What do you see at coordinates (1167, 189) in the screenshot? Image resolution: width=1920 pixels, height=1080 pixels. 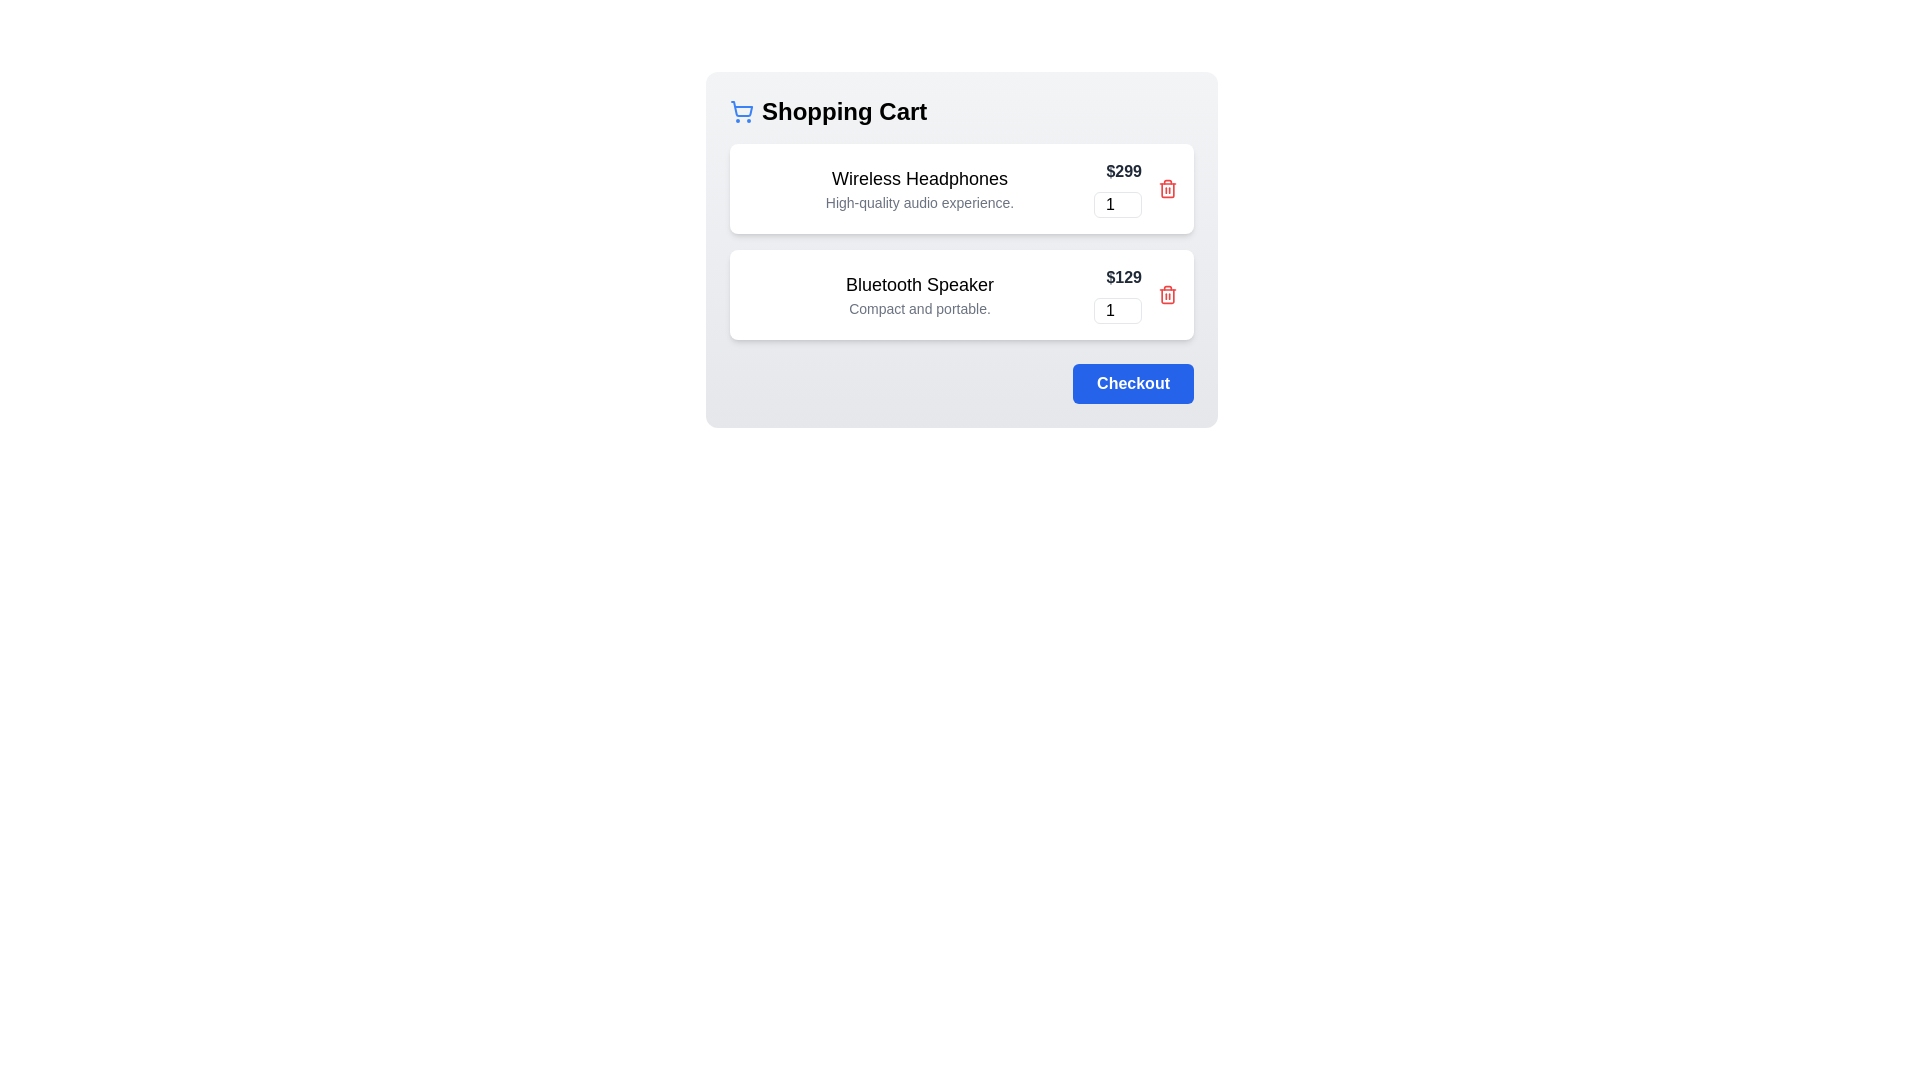 I see `the trash icon to remove Wireless Headphones from the cart` at bounding box center [1167, 189].